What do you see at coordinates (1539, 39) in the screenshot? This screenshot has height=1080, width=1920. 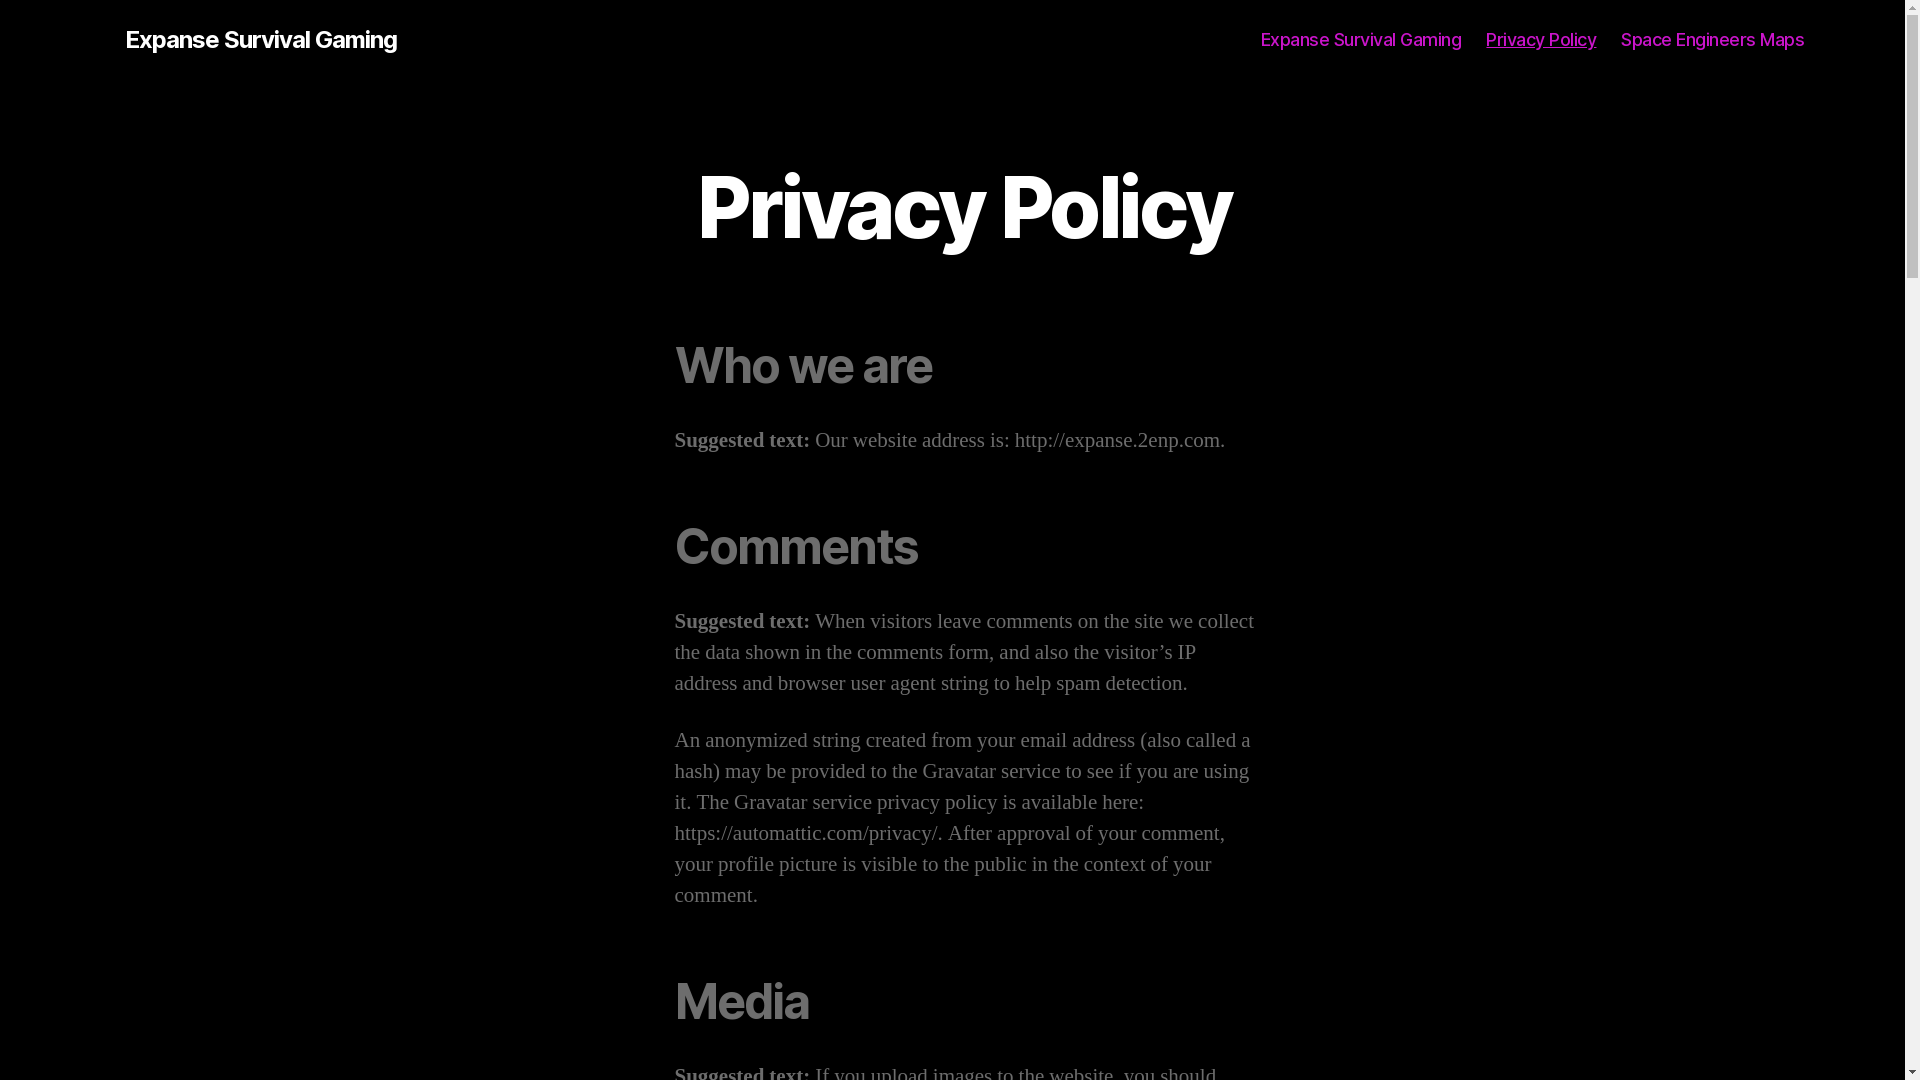 I see `'Privacy Policy'` at bounding box center [1539, 39].